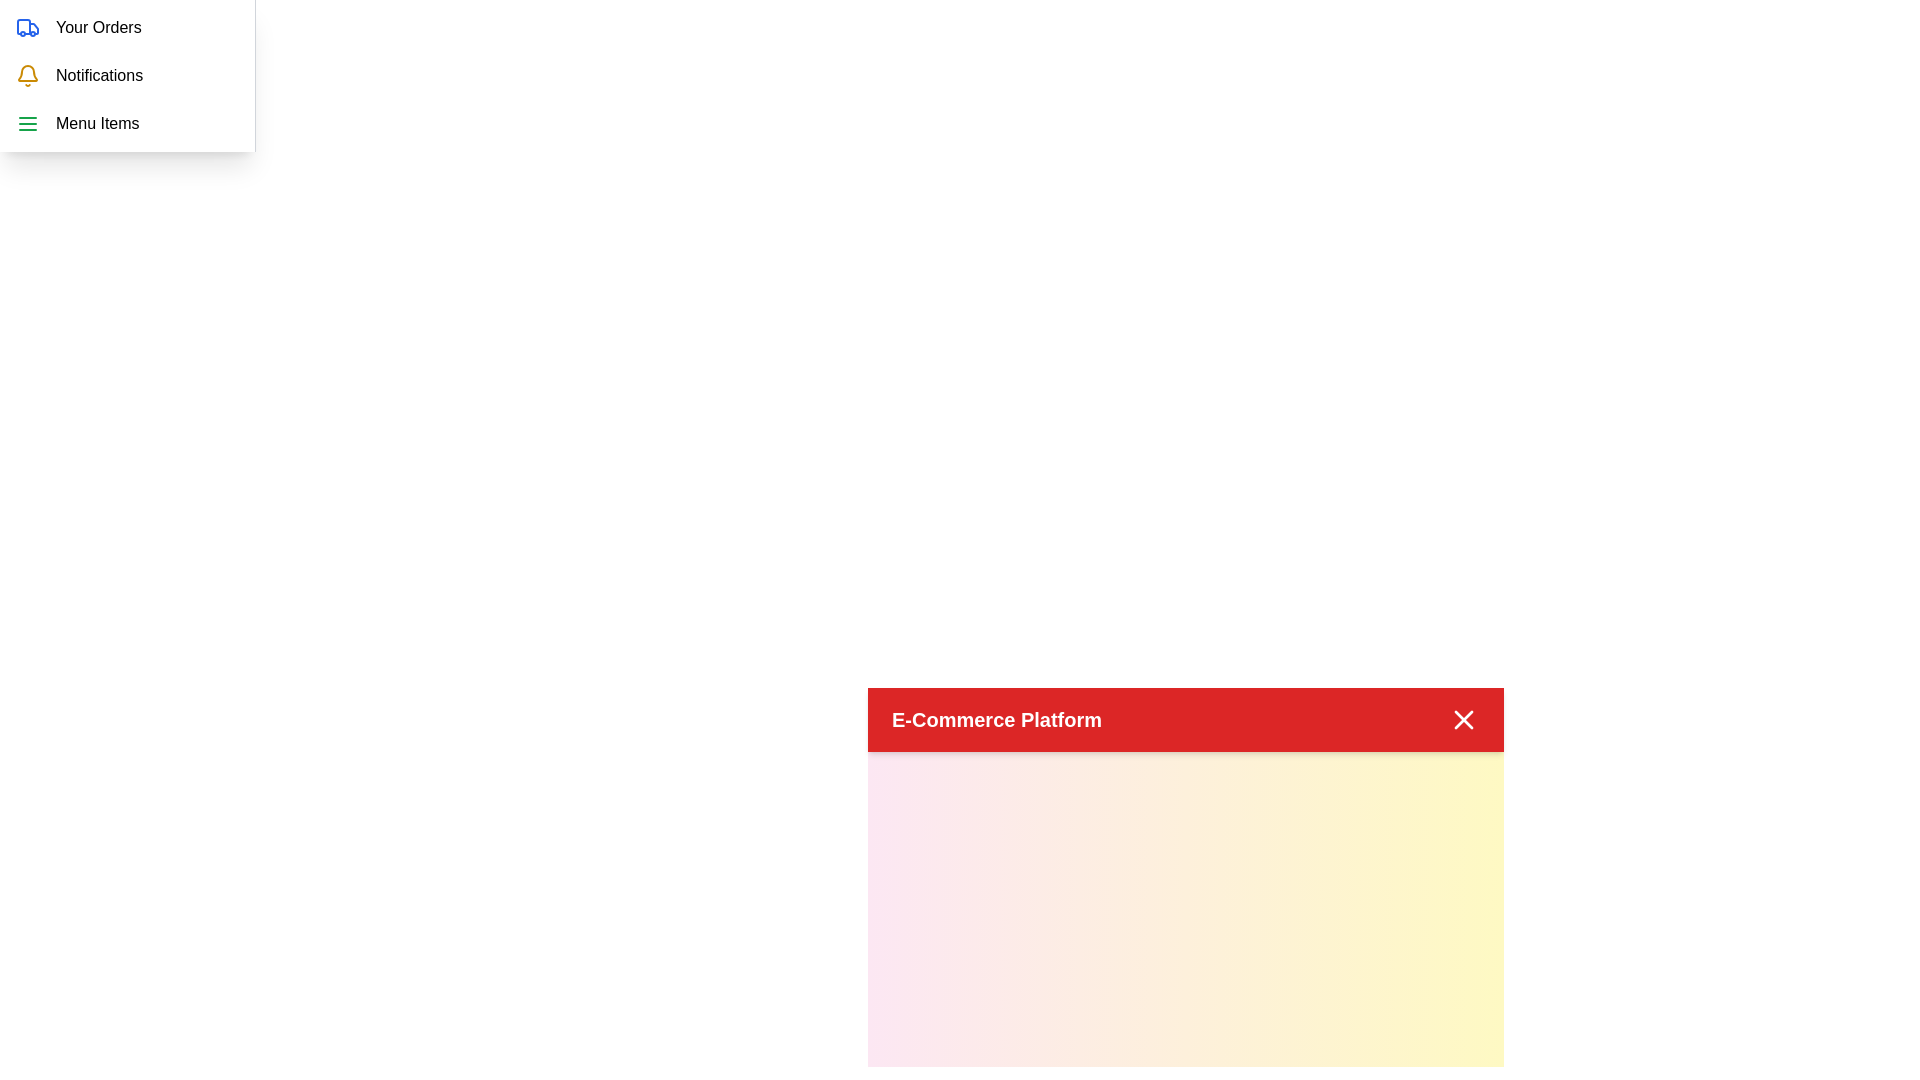  I want to click on the 'Your Orders' menu item, so click(126, 27).